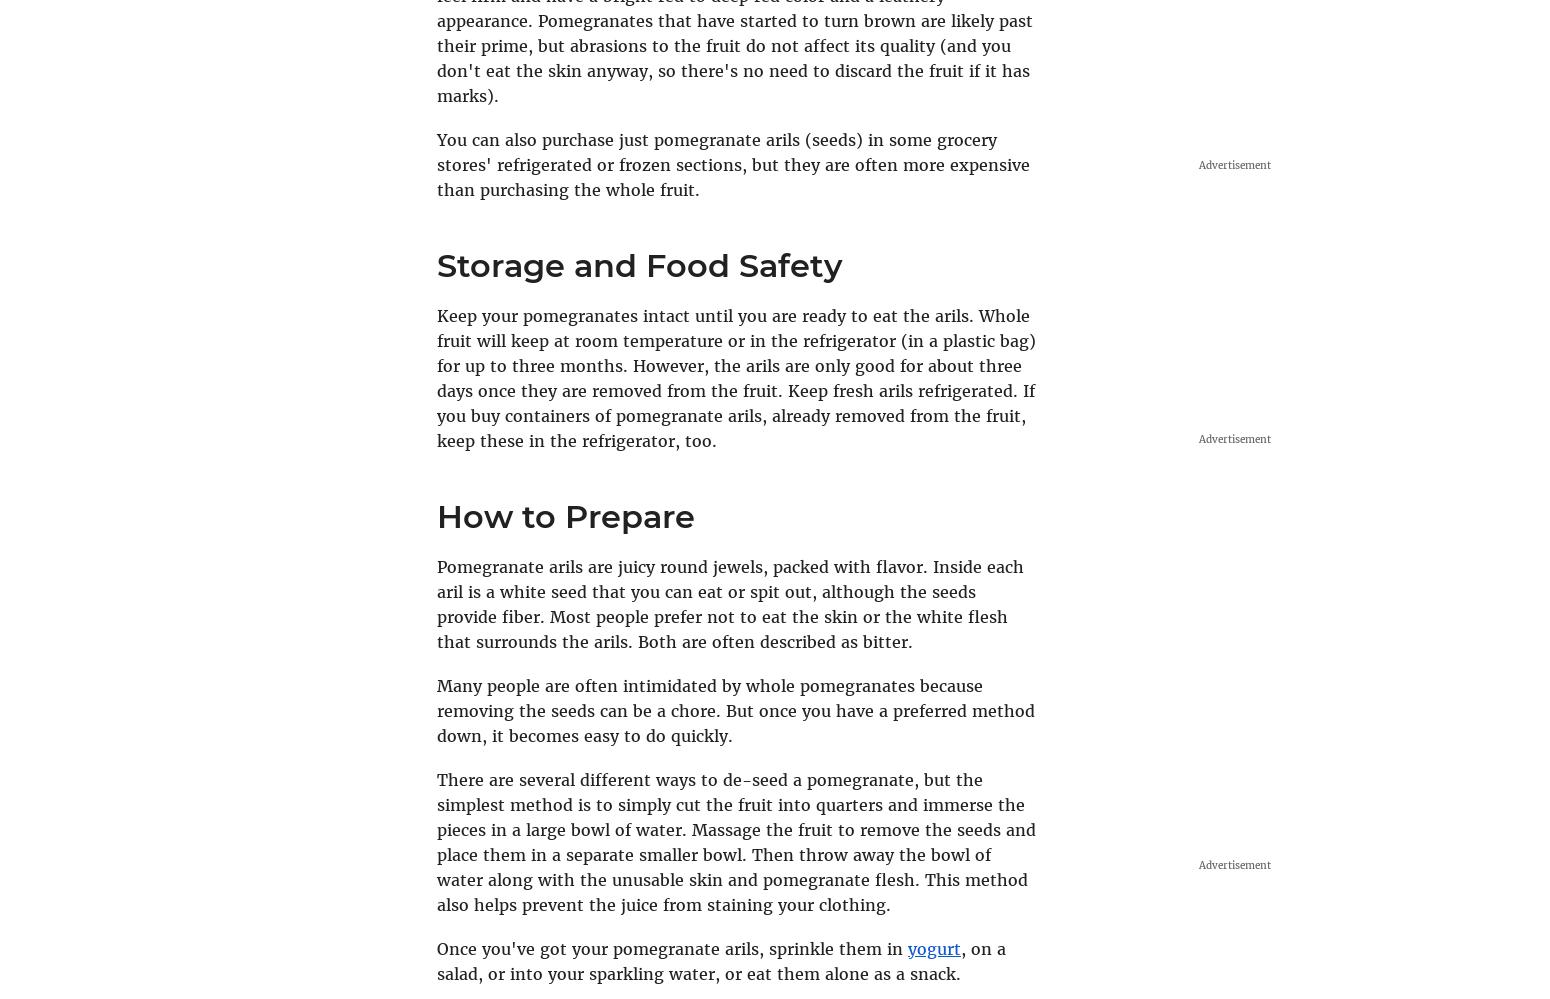 This screenshot has height=999, width=1550. I want to click on 'There are several different ways to de-seed a pomegranate, but the simplest method is to simply cut the fruit into quarters and immerse the pieces in a large bowl of water. Massage the fruit to remove the seeds and place them in a separate smaller bowl. Then throw away the bowl of water along with the unusable skin and pomegranate flesh. This method also helps prevent the juice from staining your clothing.', so click(736, 840).